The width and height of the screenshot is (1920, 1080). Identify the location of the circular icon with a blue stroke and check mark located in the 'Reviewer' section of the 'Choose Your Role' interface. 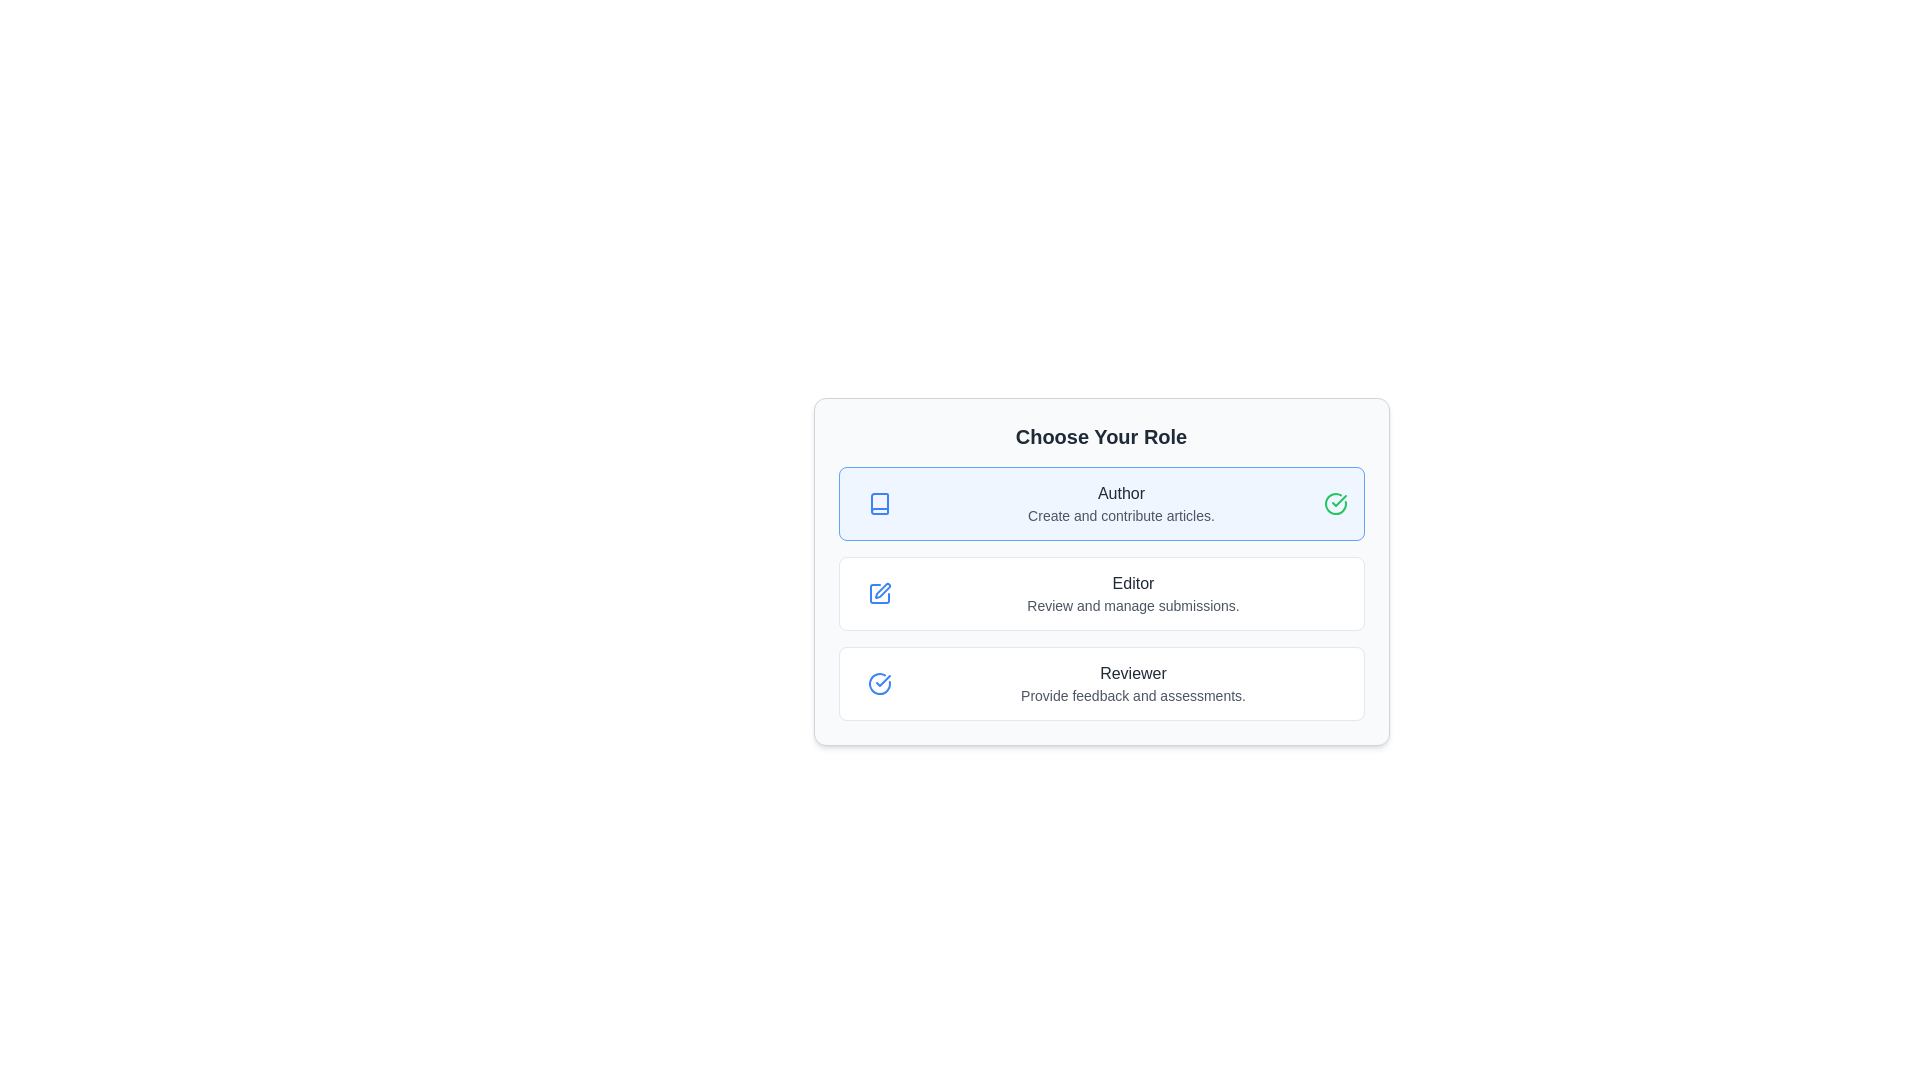
(879, 682).